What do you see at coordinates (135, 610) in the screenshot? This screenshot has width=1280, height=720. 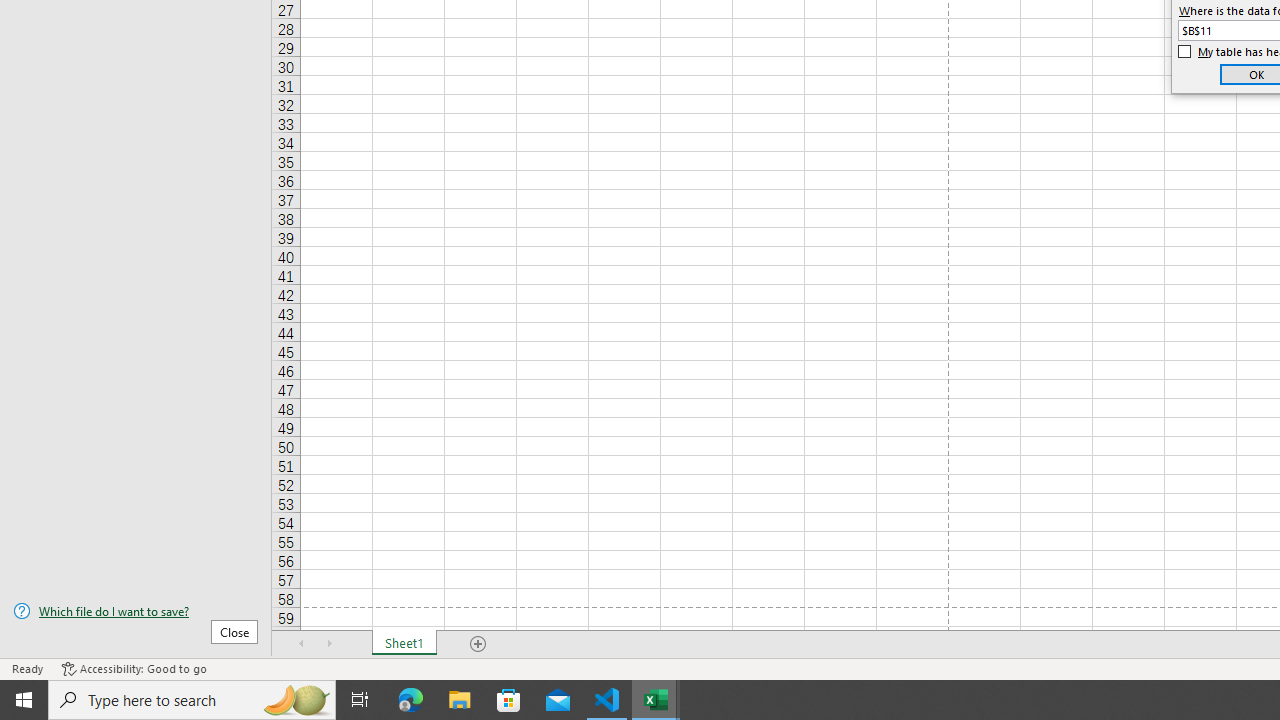 I see `'Which file do I want to save?'` at bounding box center [135, 610].